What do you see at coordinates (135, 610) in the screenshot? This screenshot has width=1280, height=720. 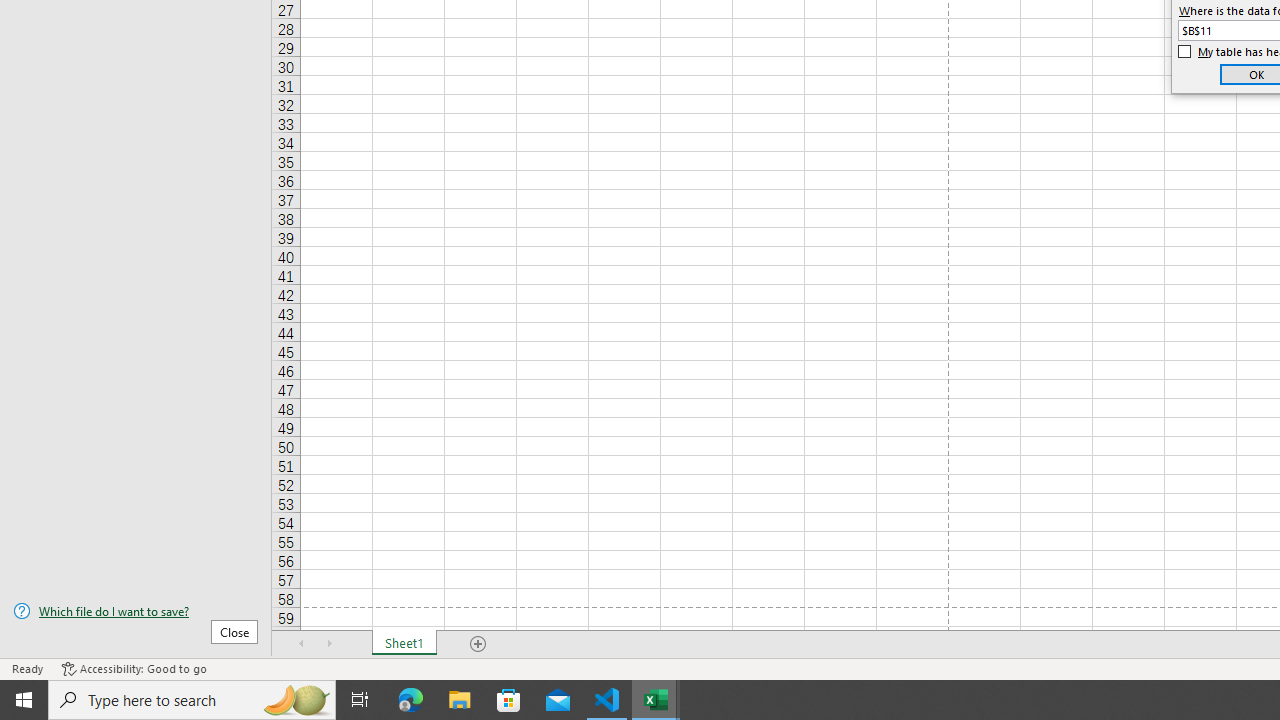 I see `'Which file do I want to save?'` at bounding box center [135, 610].